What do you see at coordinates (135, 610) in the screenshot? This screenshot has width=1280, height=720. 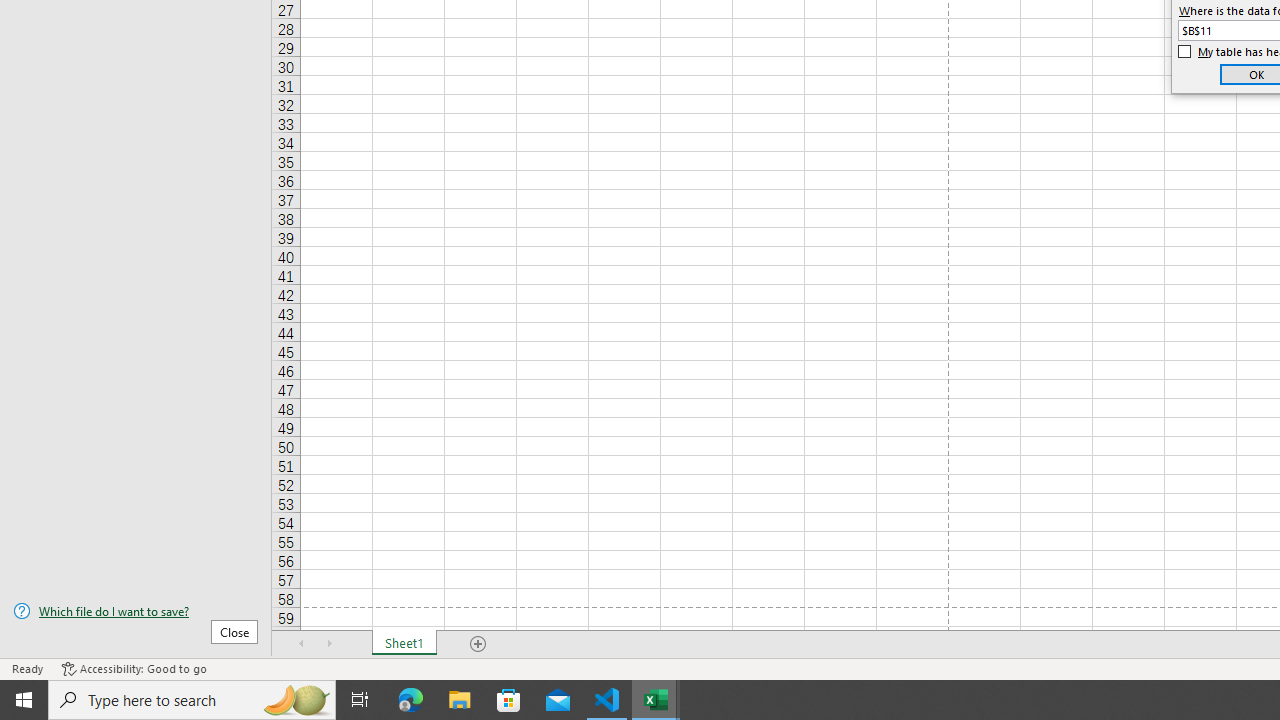 I see `'Which file do I want to save?'` at bounding box center [135, 610].